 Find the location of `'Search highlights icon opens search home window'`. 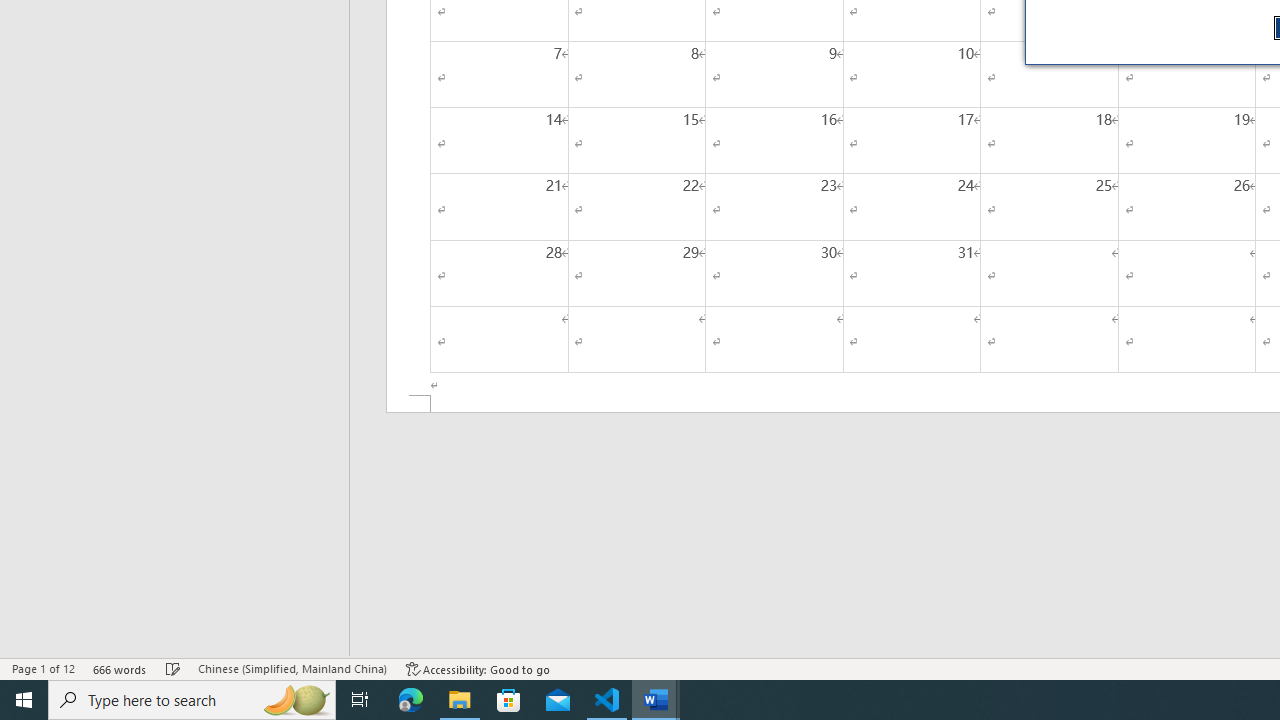

'Search highlights icon opens search home window' is located at coordinates (294, 698).